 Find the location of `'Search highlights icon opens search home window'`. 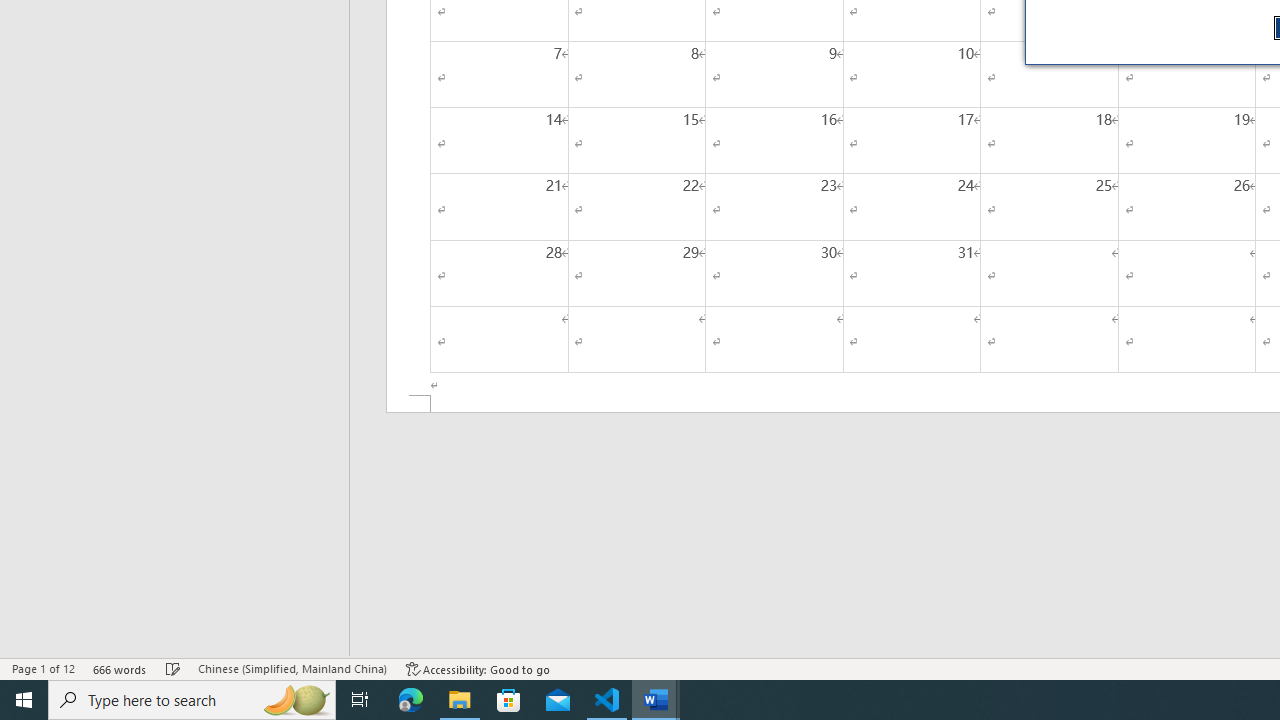

'Search highlights icon opens search home window' is located at coordinates (294, 698).